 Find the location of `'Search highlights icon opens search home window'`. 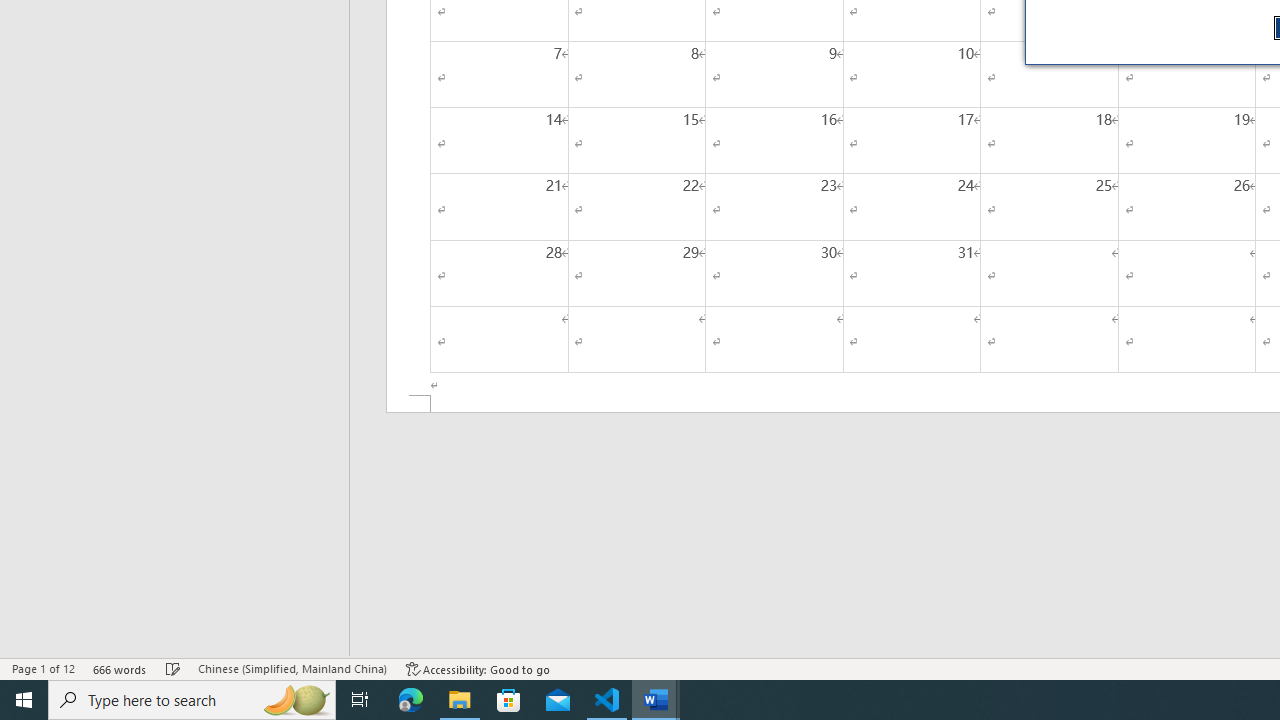

'Search highlights icon opens search home window' is located at coordinates (294, 698).